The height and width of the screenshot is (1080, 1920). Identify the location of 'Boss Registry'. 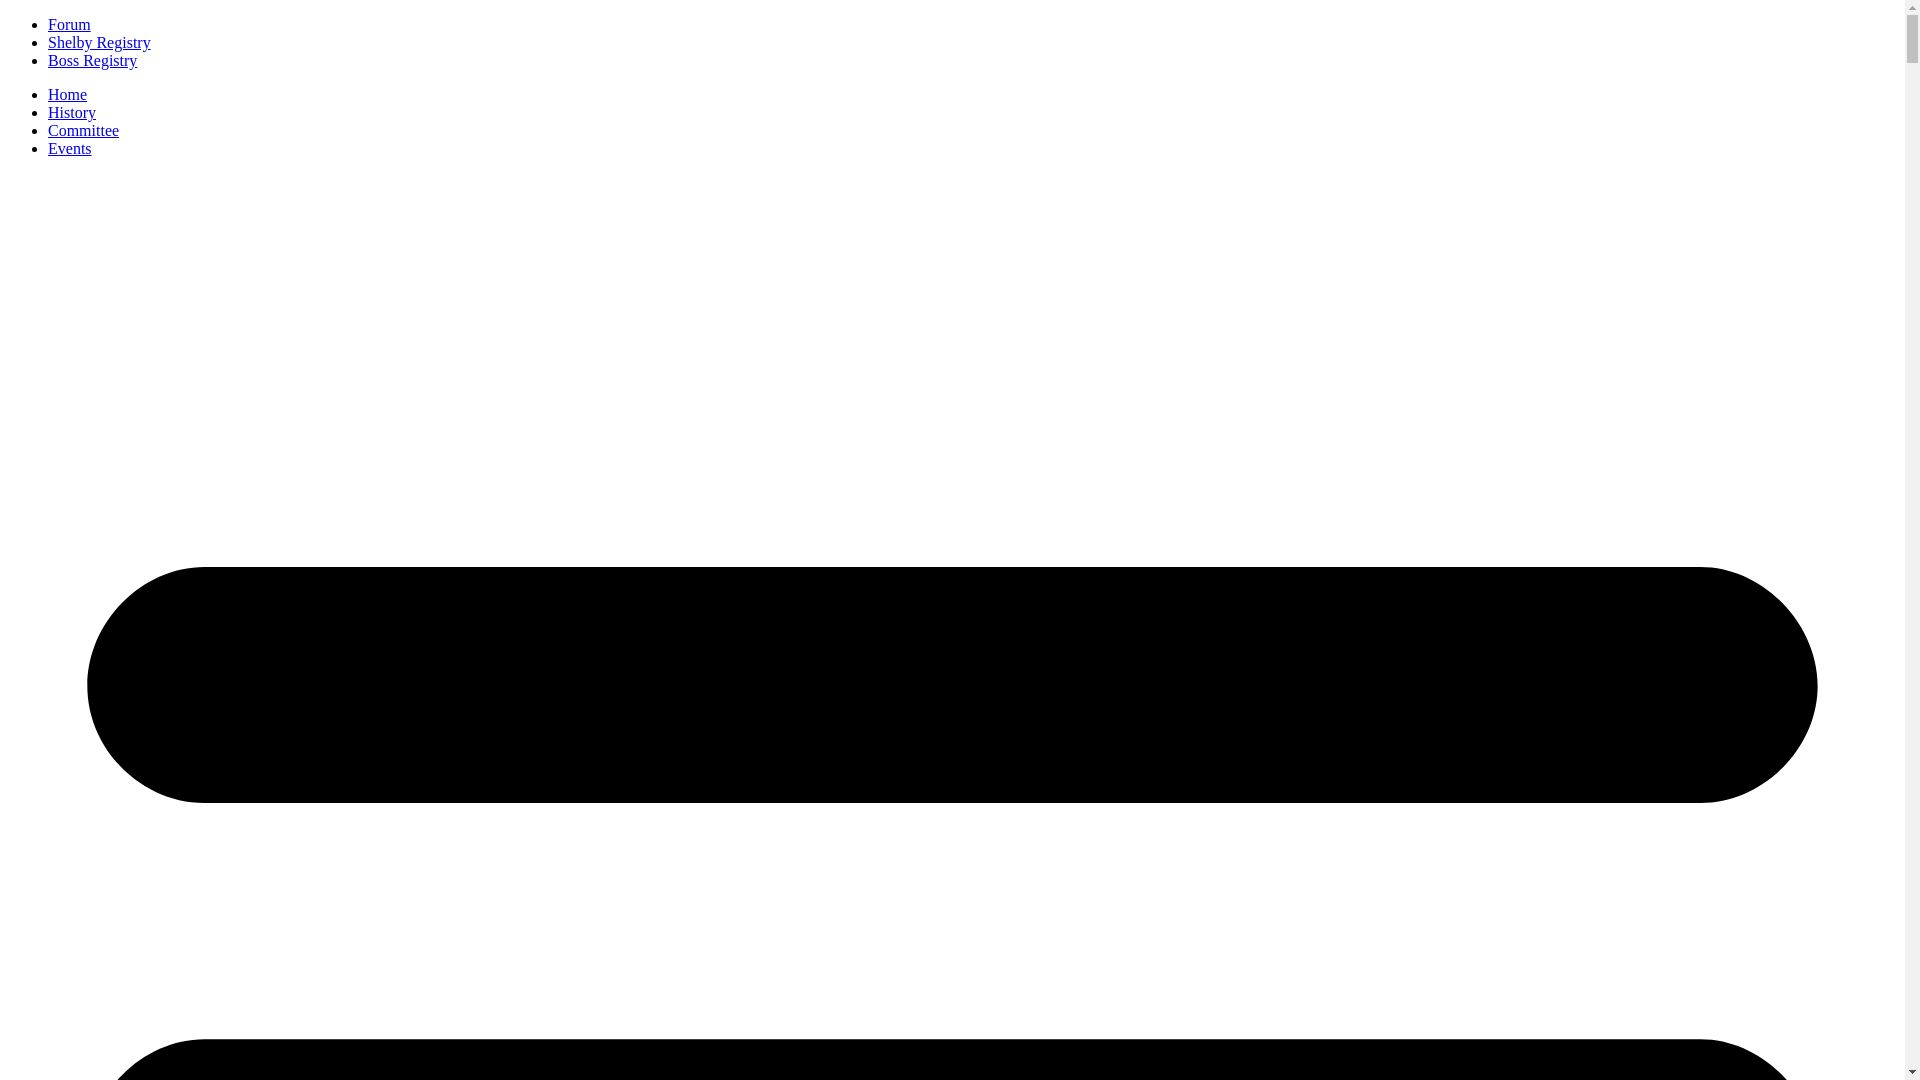
(48, 59).